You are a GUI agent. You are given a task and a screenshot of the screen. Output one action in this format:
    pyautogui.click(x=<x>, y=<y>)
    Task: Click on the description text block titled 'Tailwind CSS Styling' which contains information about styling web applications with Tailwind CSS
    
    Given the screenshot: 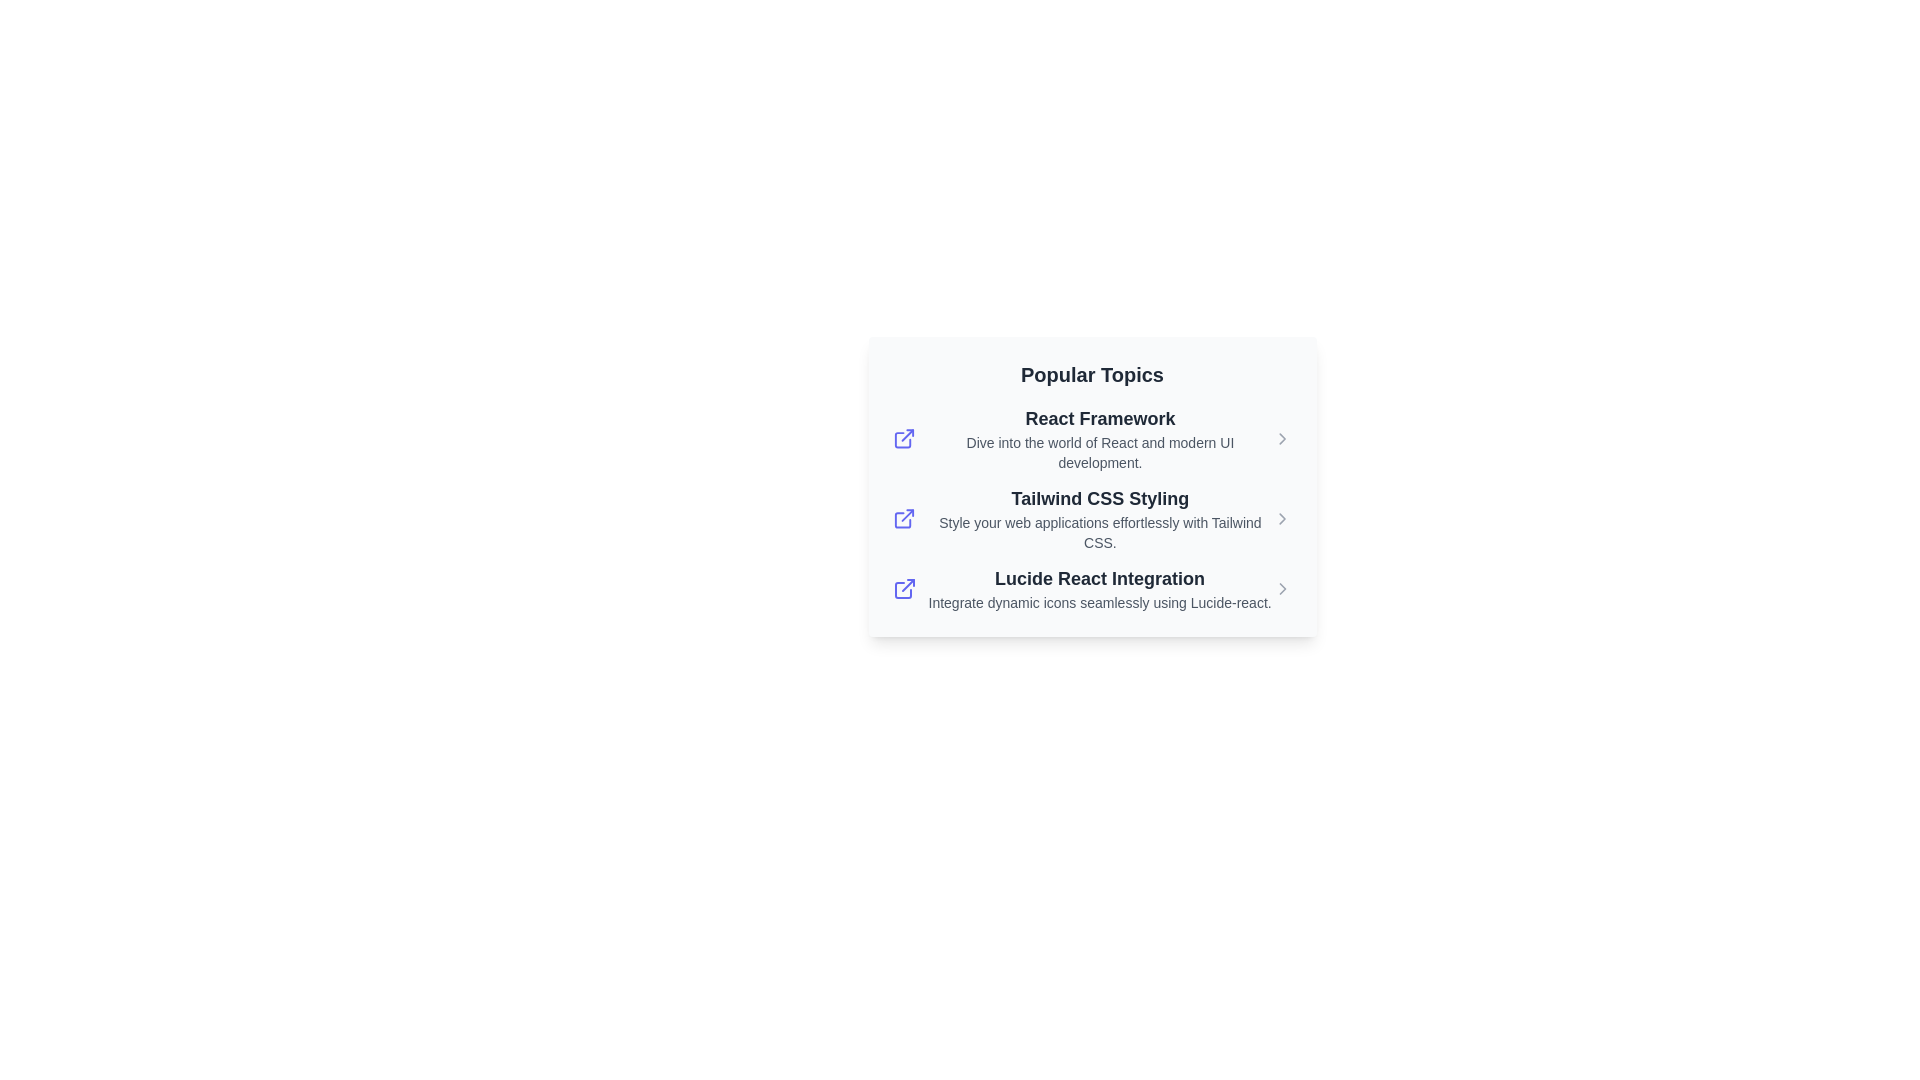 What is the action you would take?
    pyautogui.click(x=1098, y=518)
    